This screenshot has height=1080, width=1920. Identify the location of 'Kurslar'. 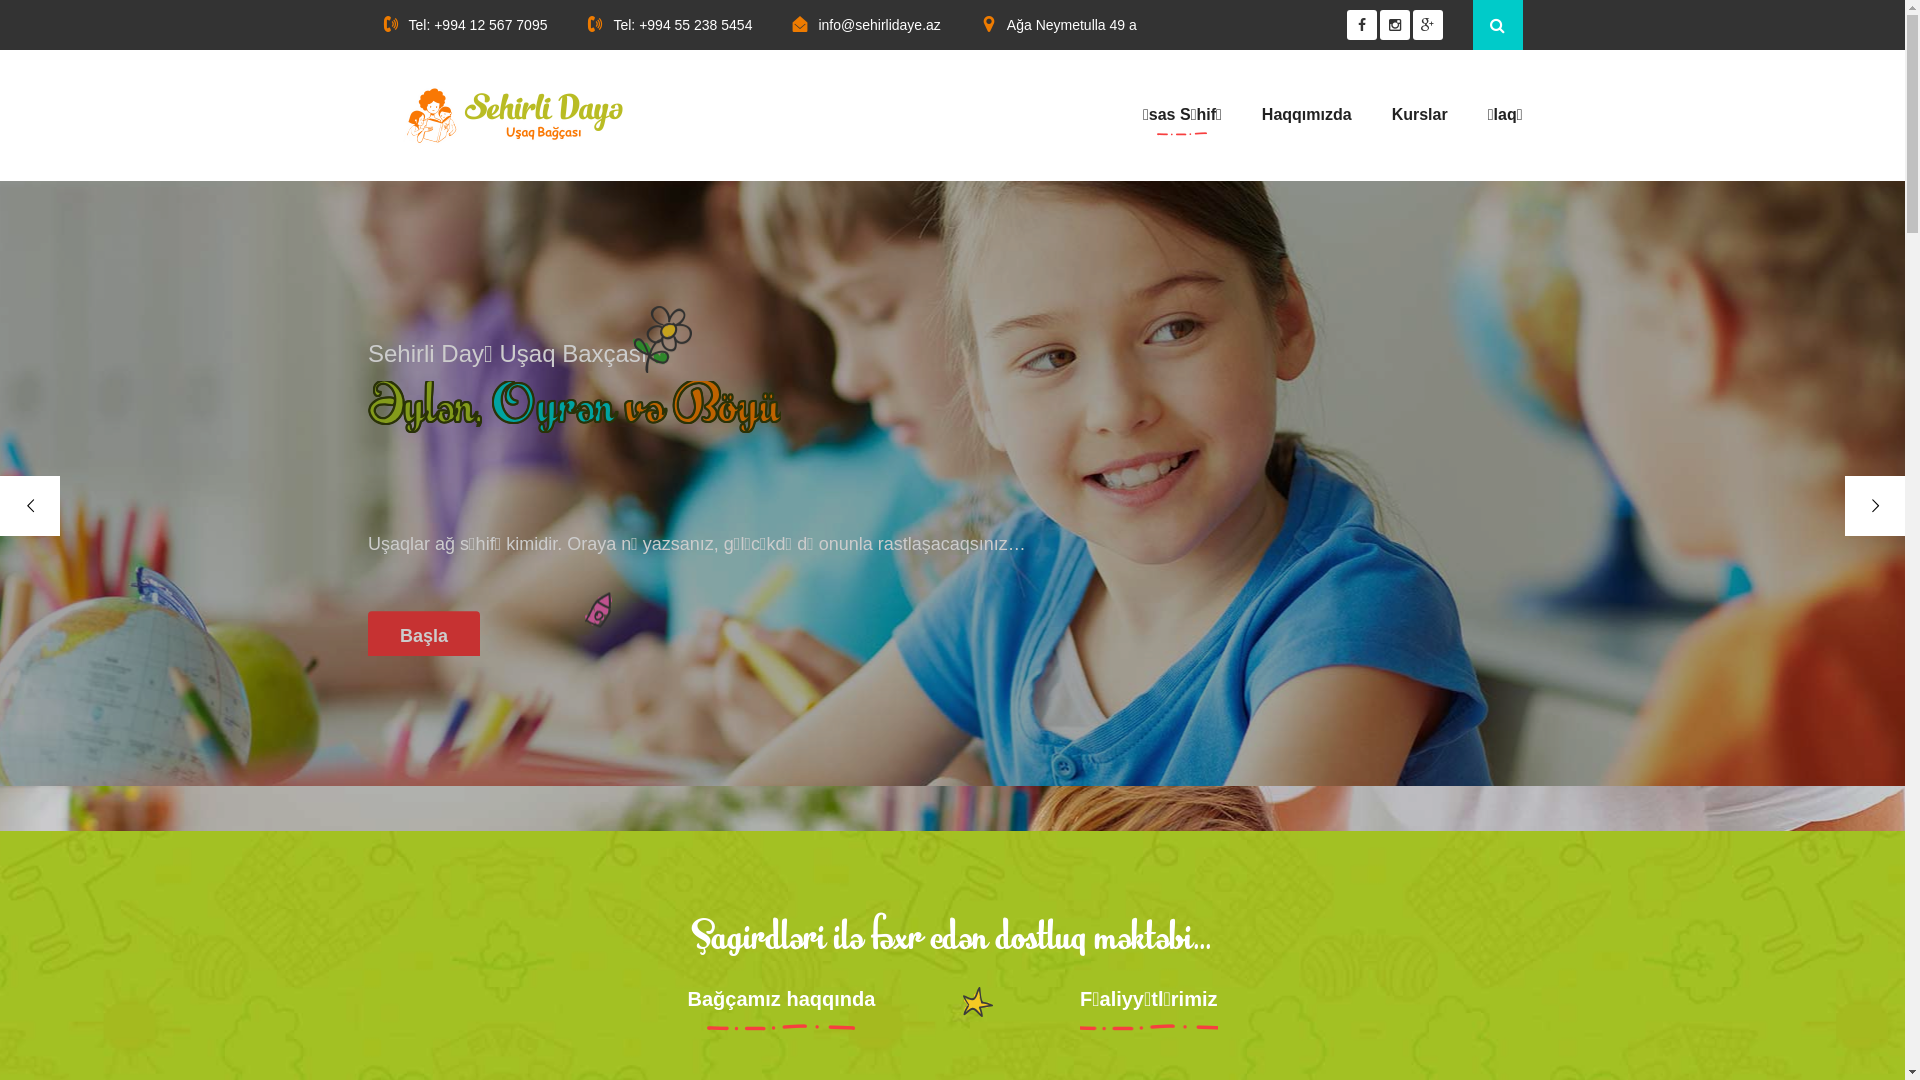
(1391, 115).